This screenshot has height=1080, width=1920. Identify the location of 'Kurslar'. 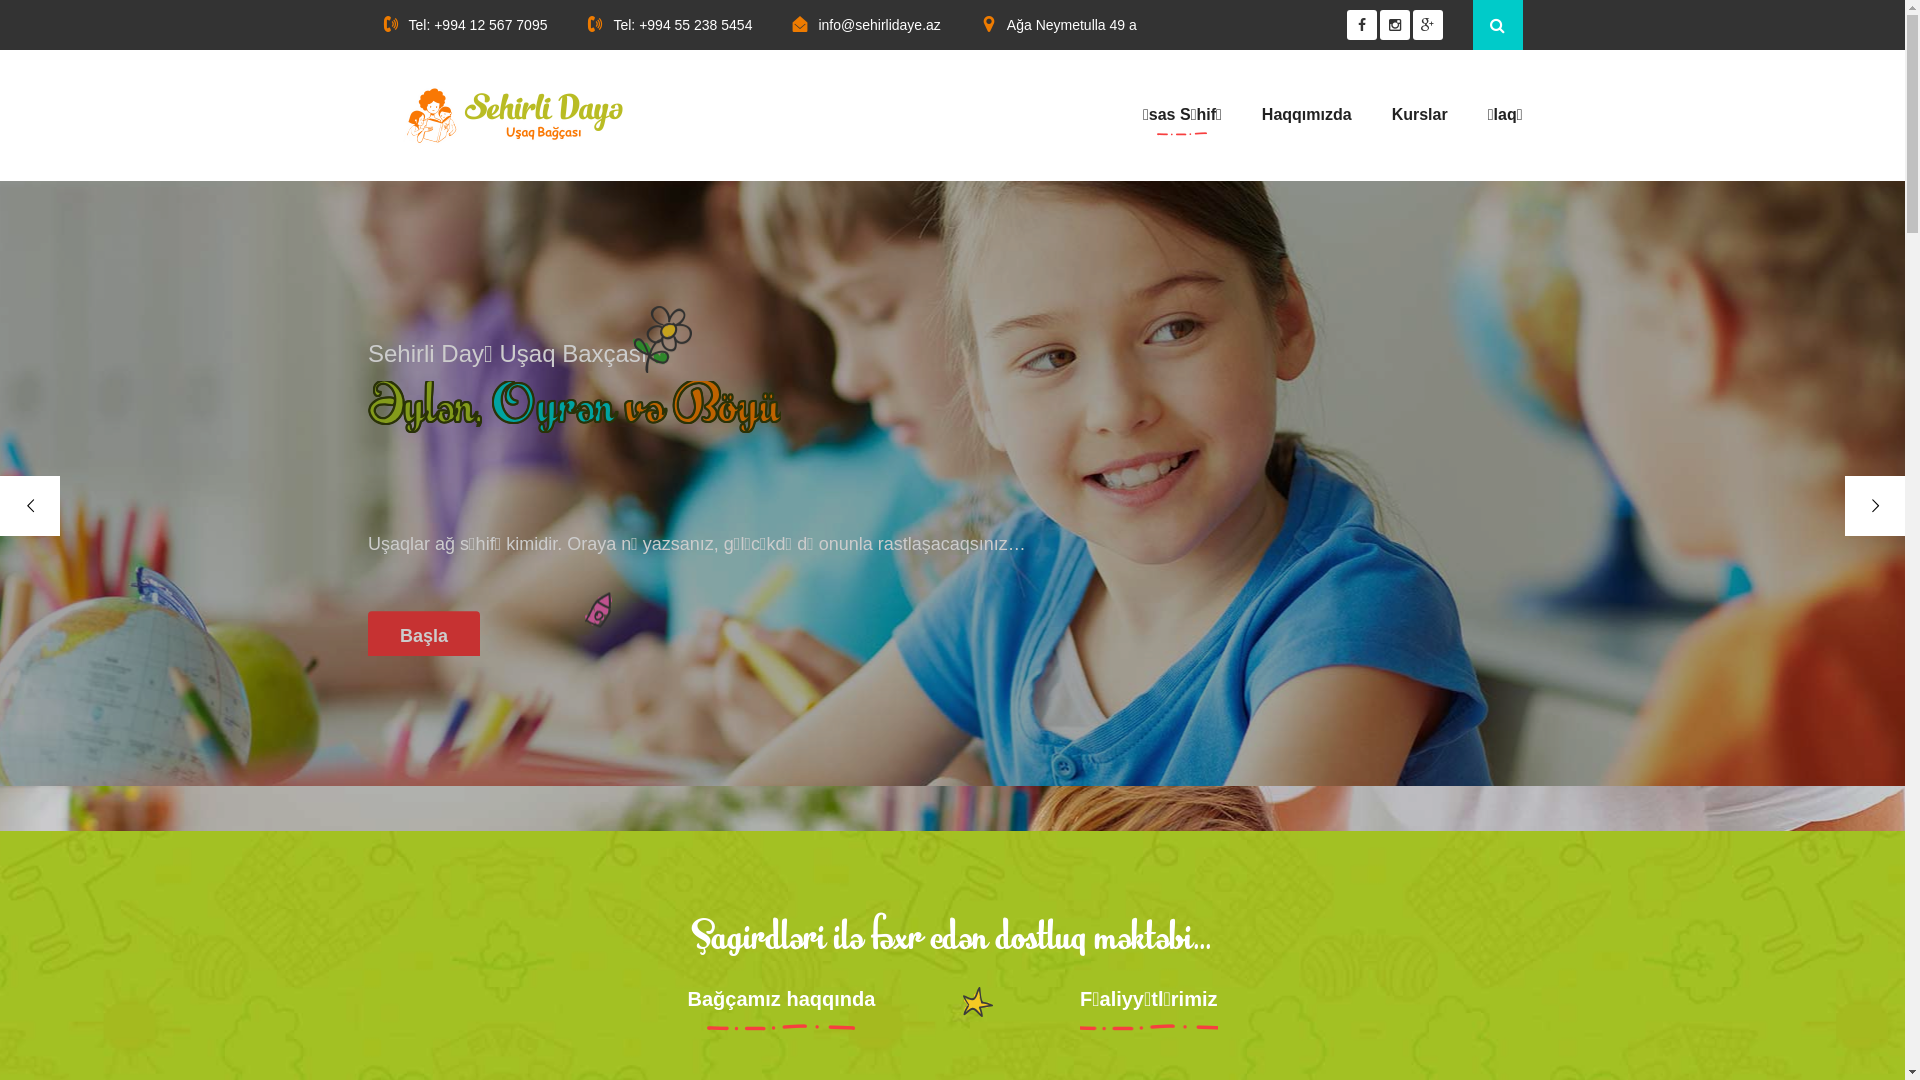
(1391, 115).